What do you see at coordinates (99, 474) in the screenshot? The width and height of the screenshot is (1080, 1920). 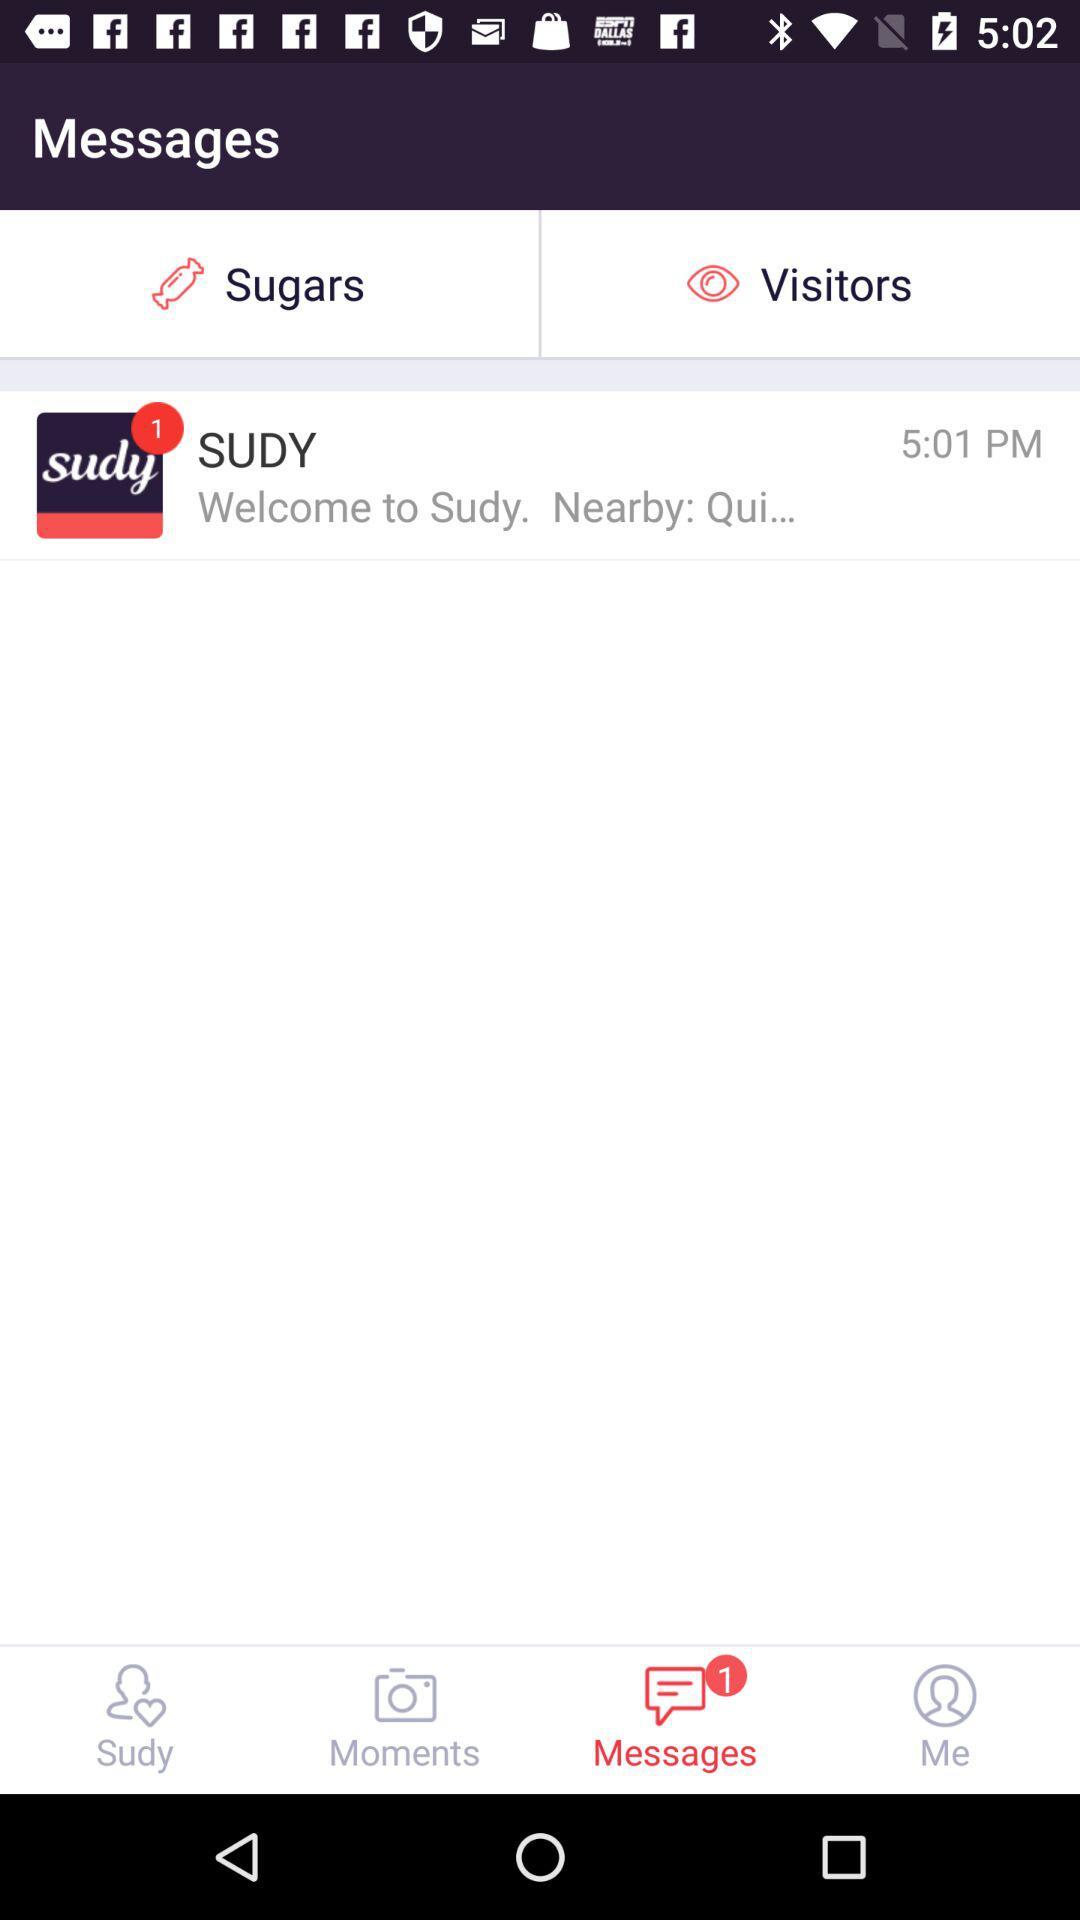 I see `the item next to sudy` at bounding box center [99, 474].